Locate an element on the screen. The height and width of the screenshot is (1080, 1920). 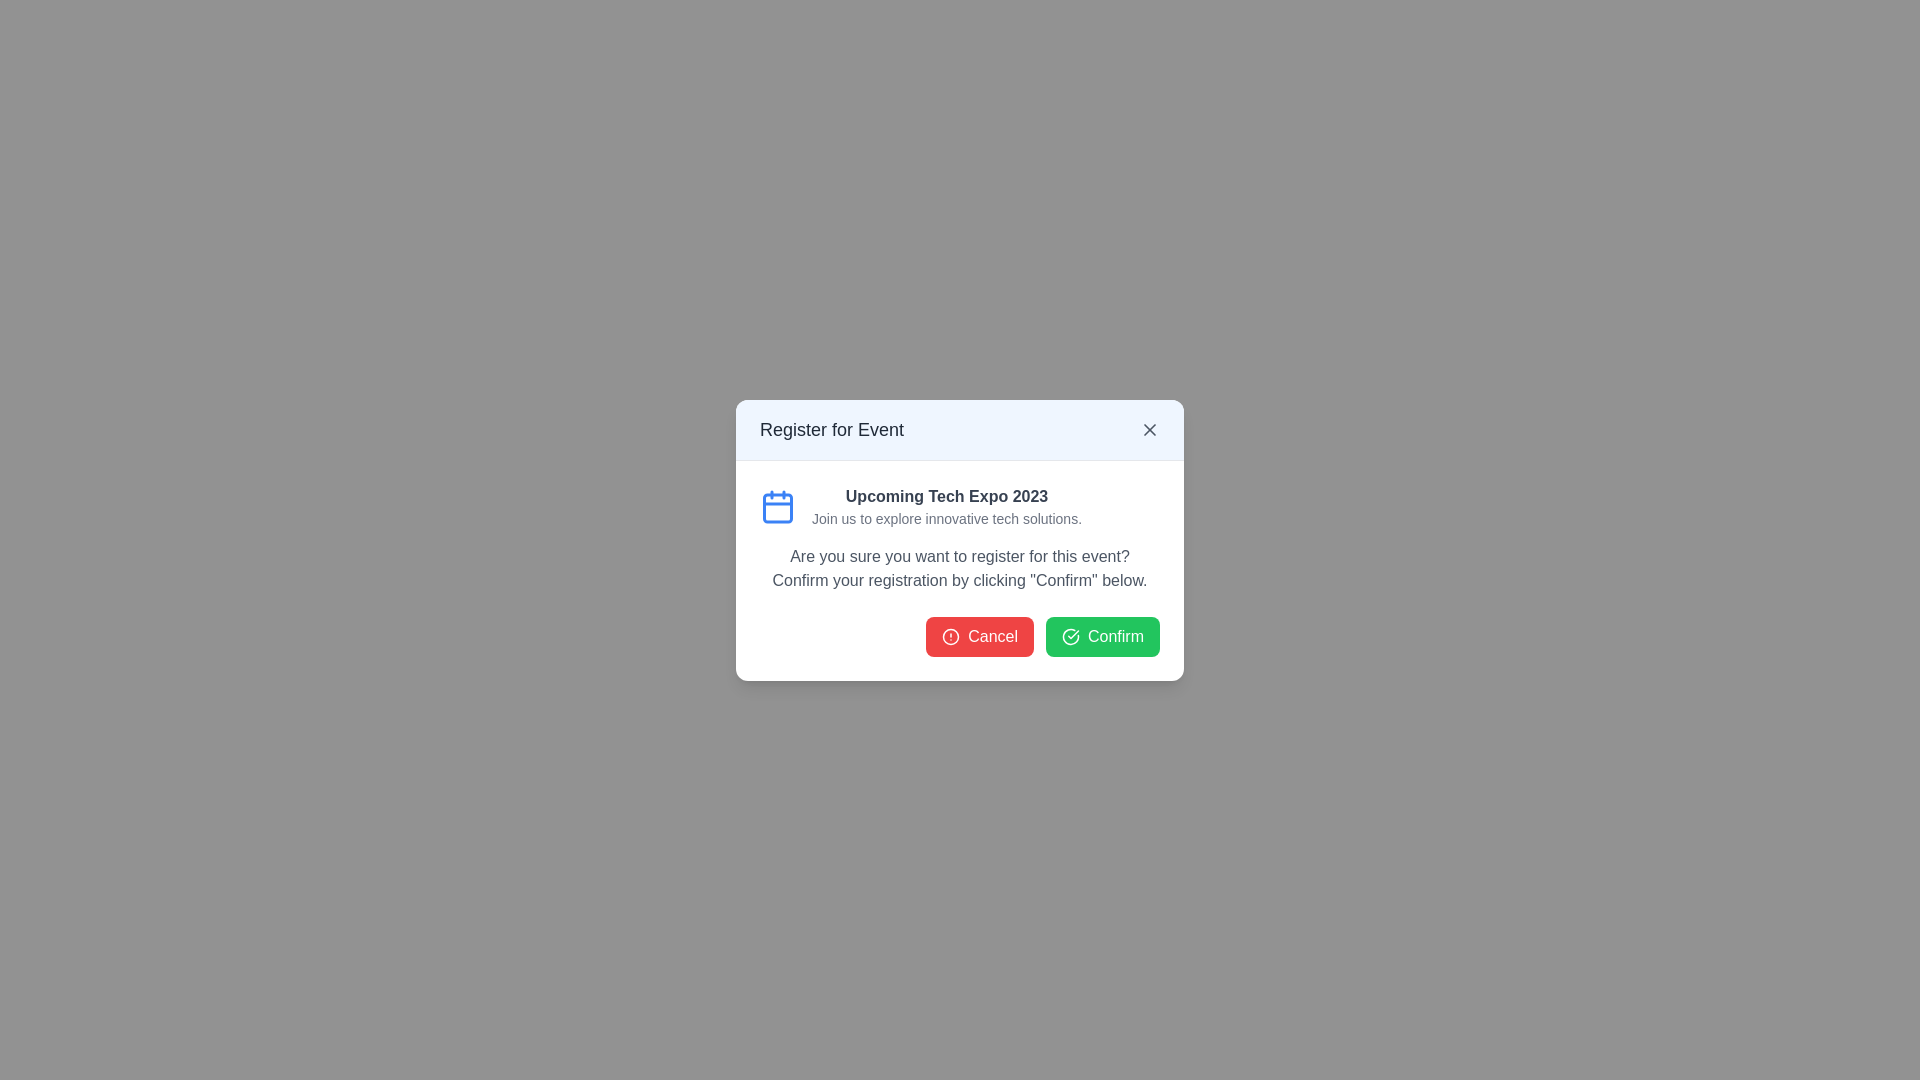
the event title text label in the 'Register for Event' dialog box, which is positioned above the text 'Join us is located at coordinates (945, 495).